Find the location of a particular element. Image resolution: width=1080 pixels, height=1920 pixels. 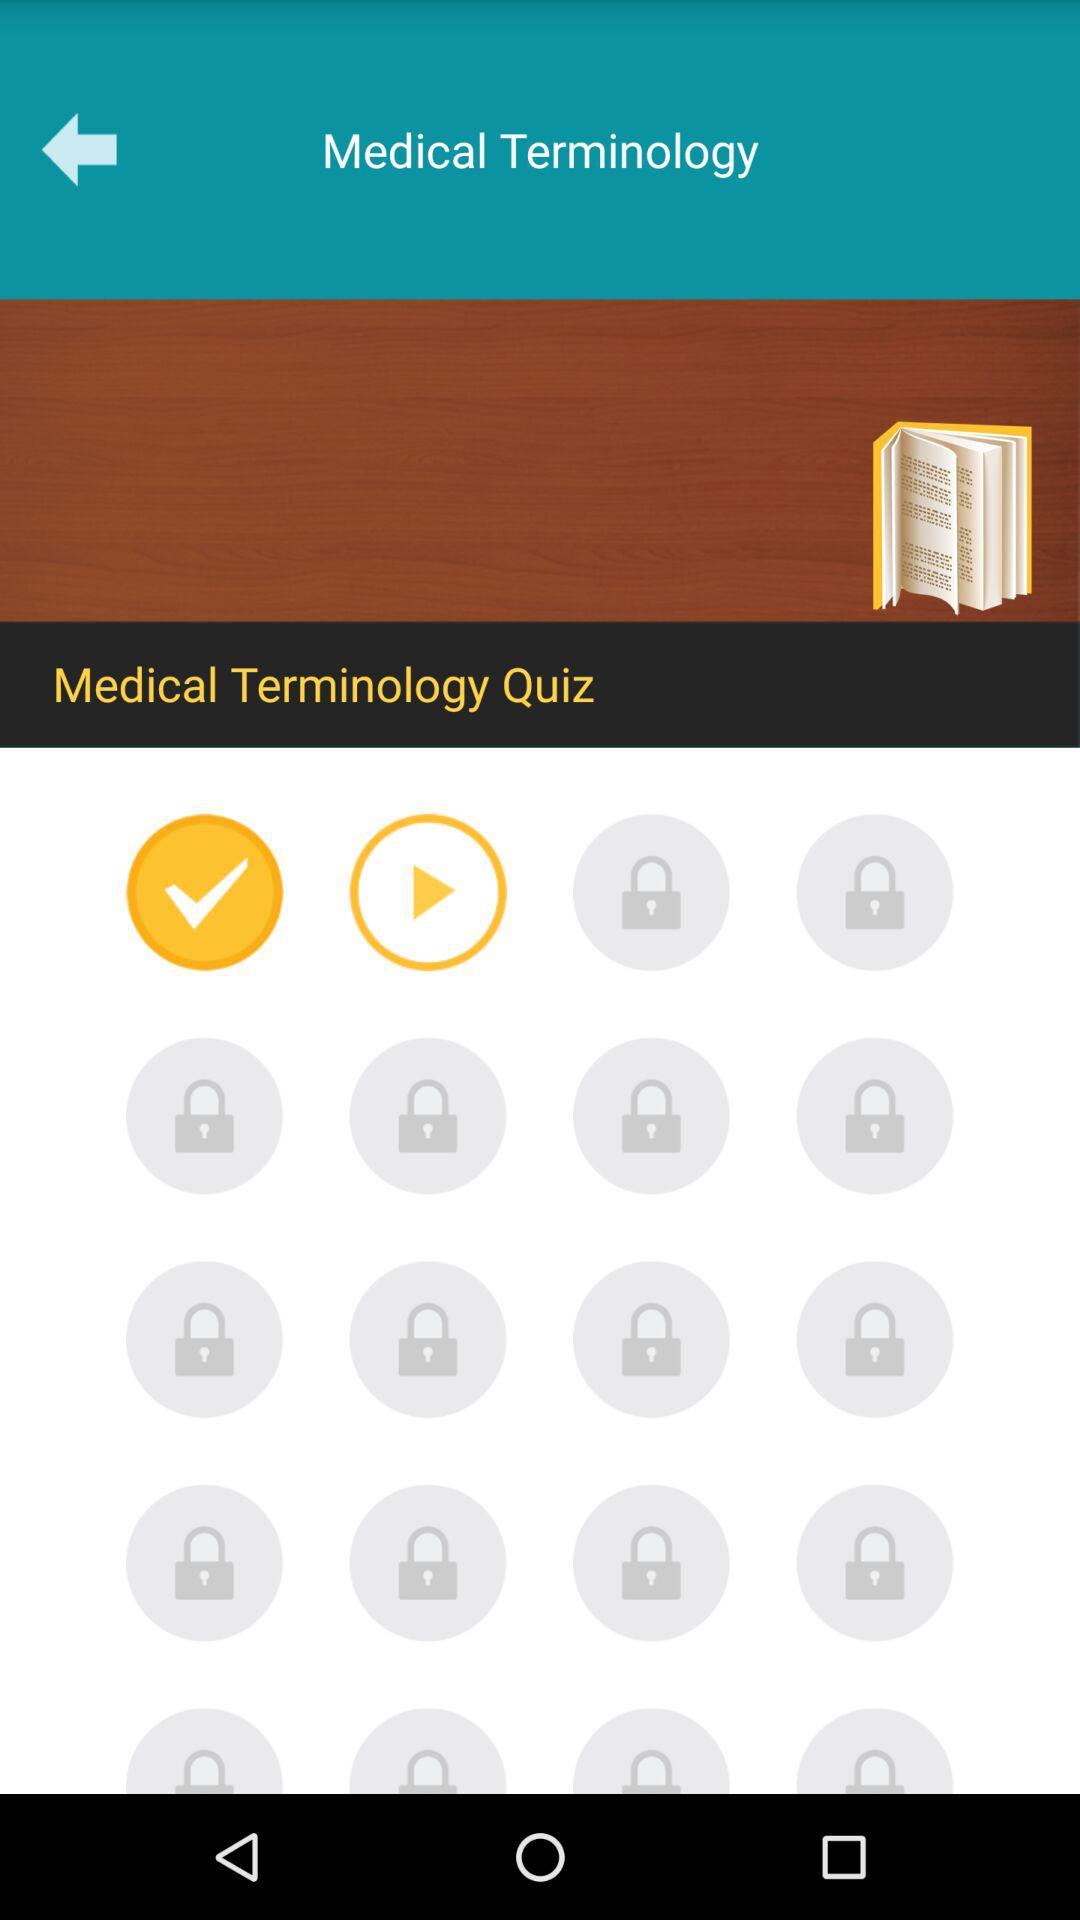

the lock icon is located at coordinates (874, 1194).